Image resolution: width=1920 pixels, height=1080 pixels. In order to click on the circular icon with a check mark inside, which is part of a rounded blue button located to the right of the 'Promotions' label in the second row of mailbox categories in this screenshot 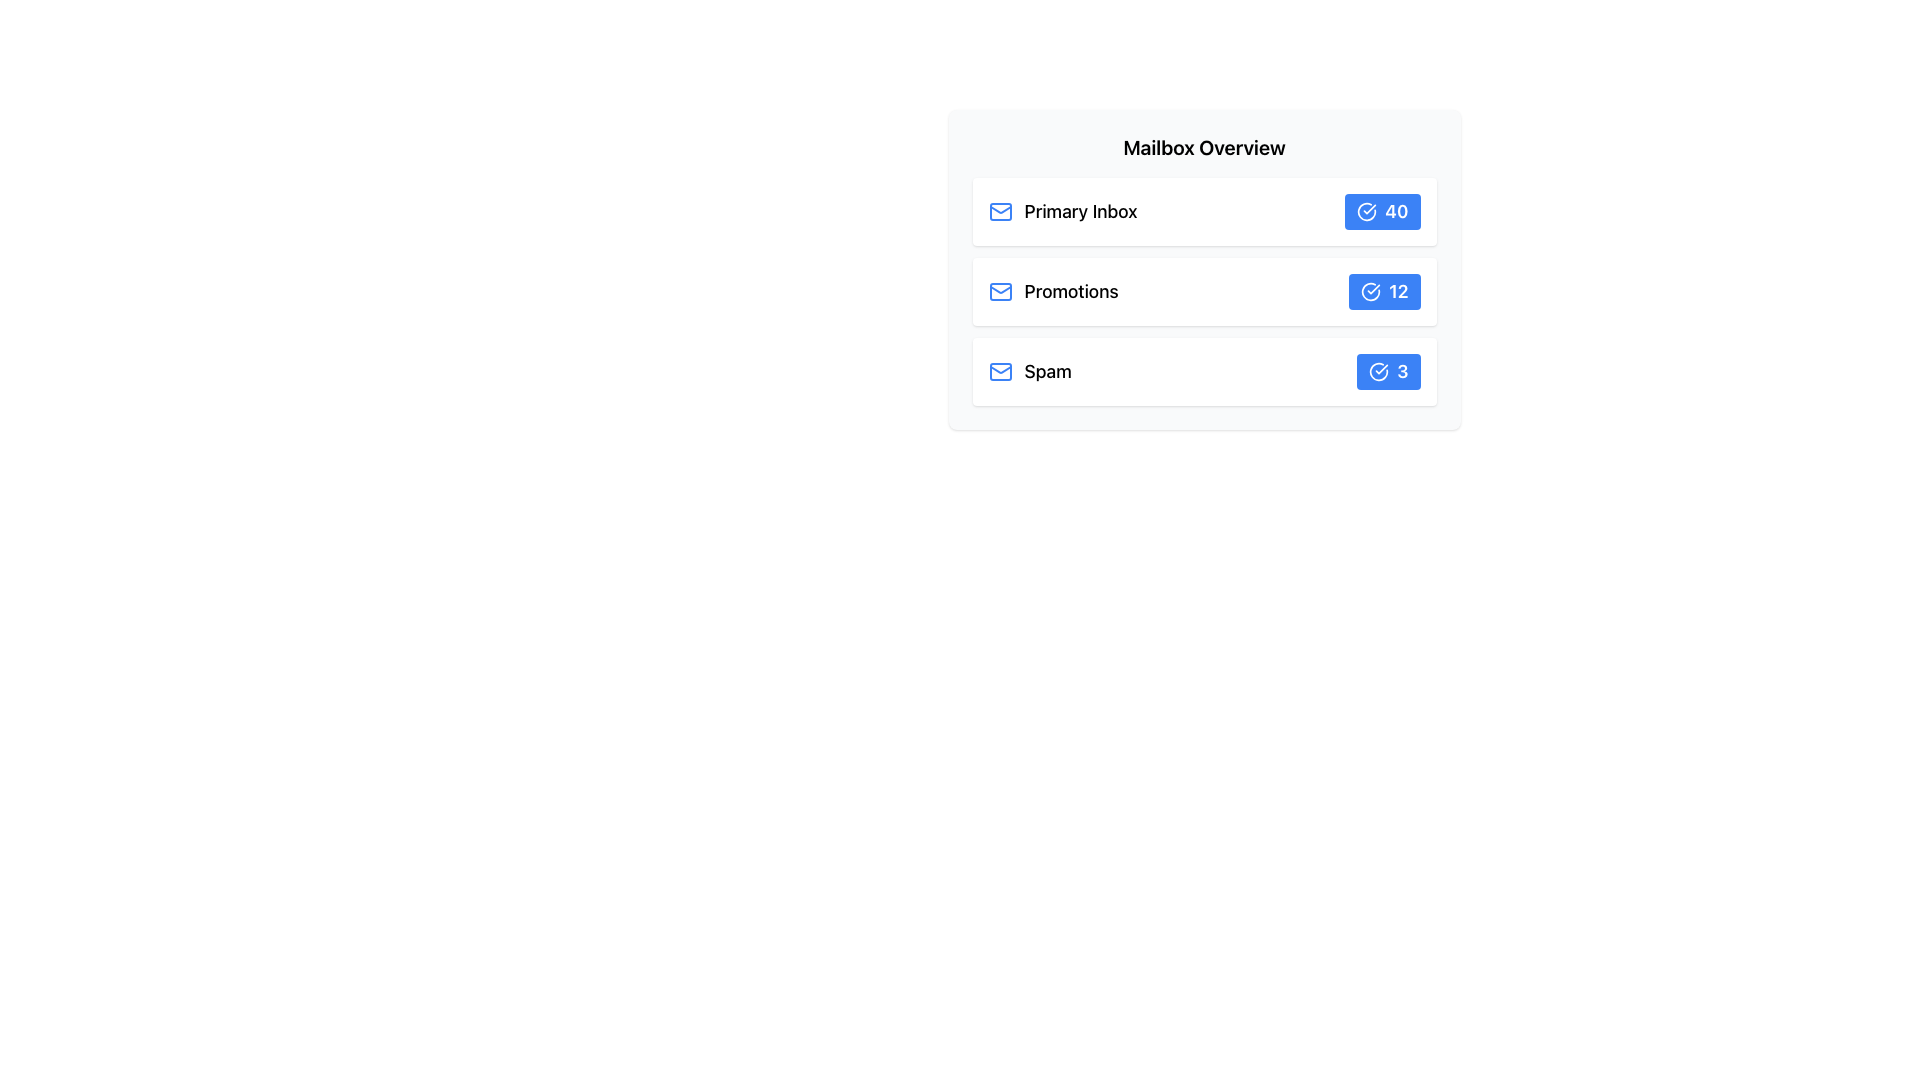, I will do `click(1370, 292)`.